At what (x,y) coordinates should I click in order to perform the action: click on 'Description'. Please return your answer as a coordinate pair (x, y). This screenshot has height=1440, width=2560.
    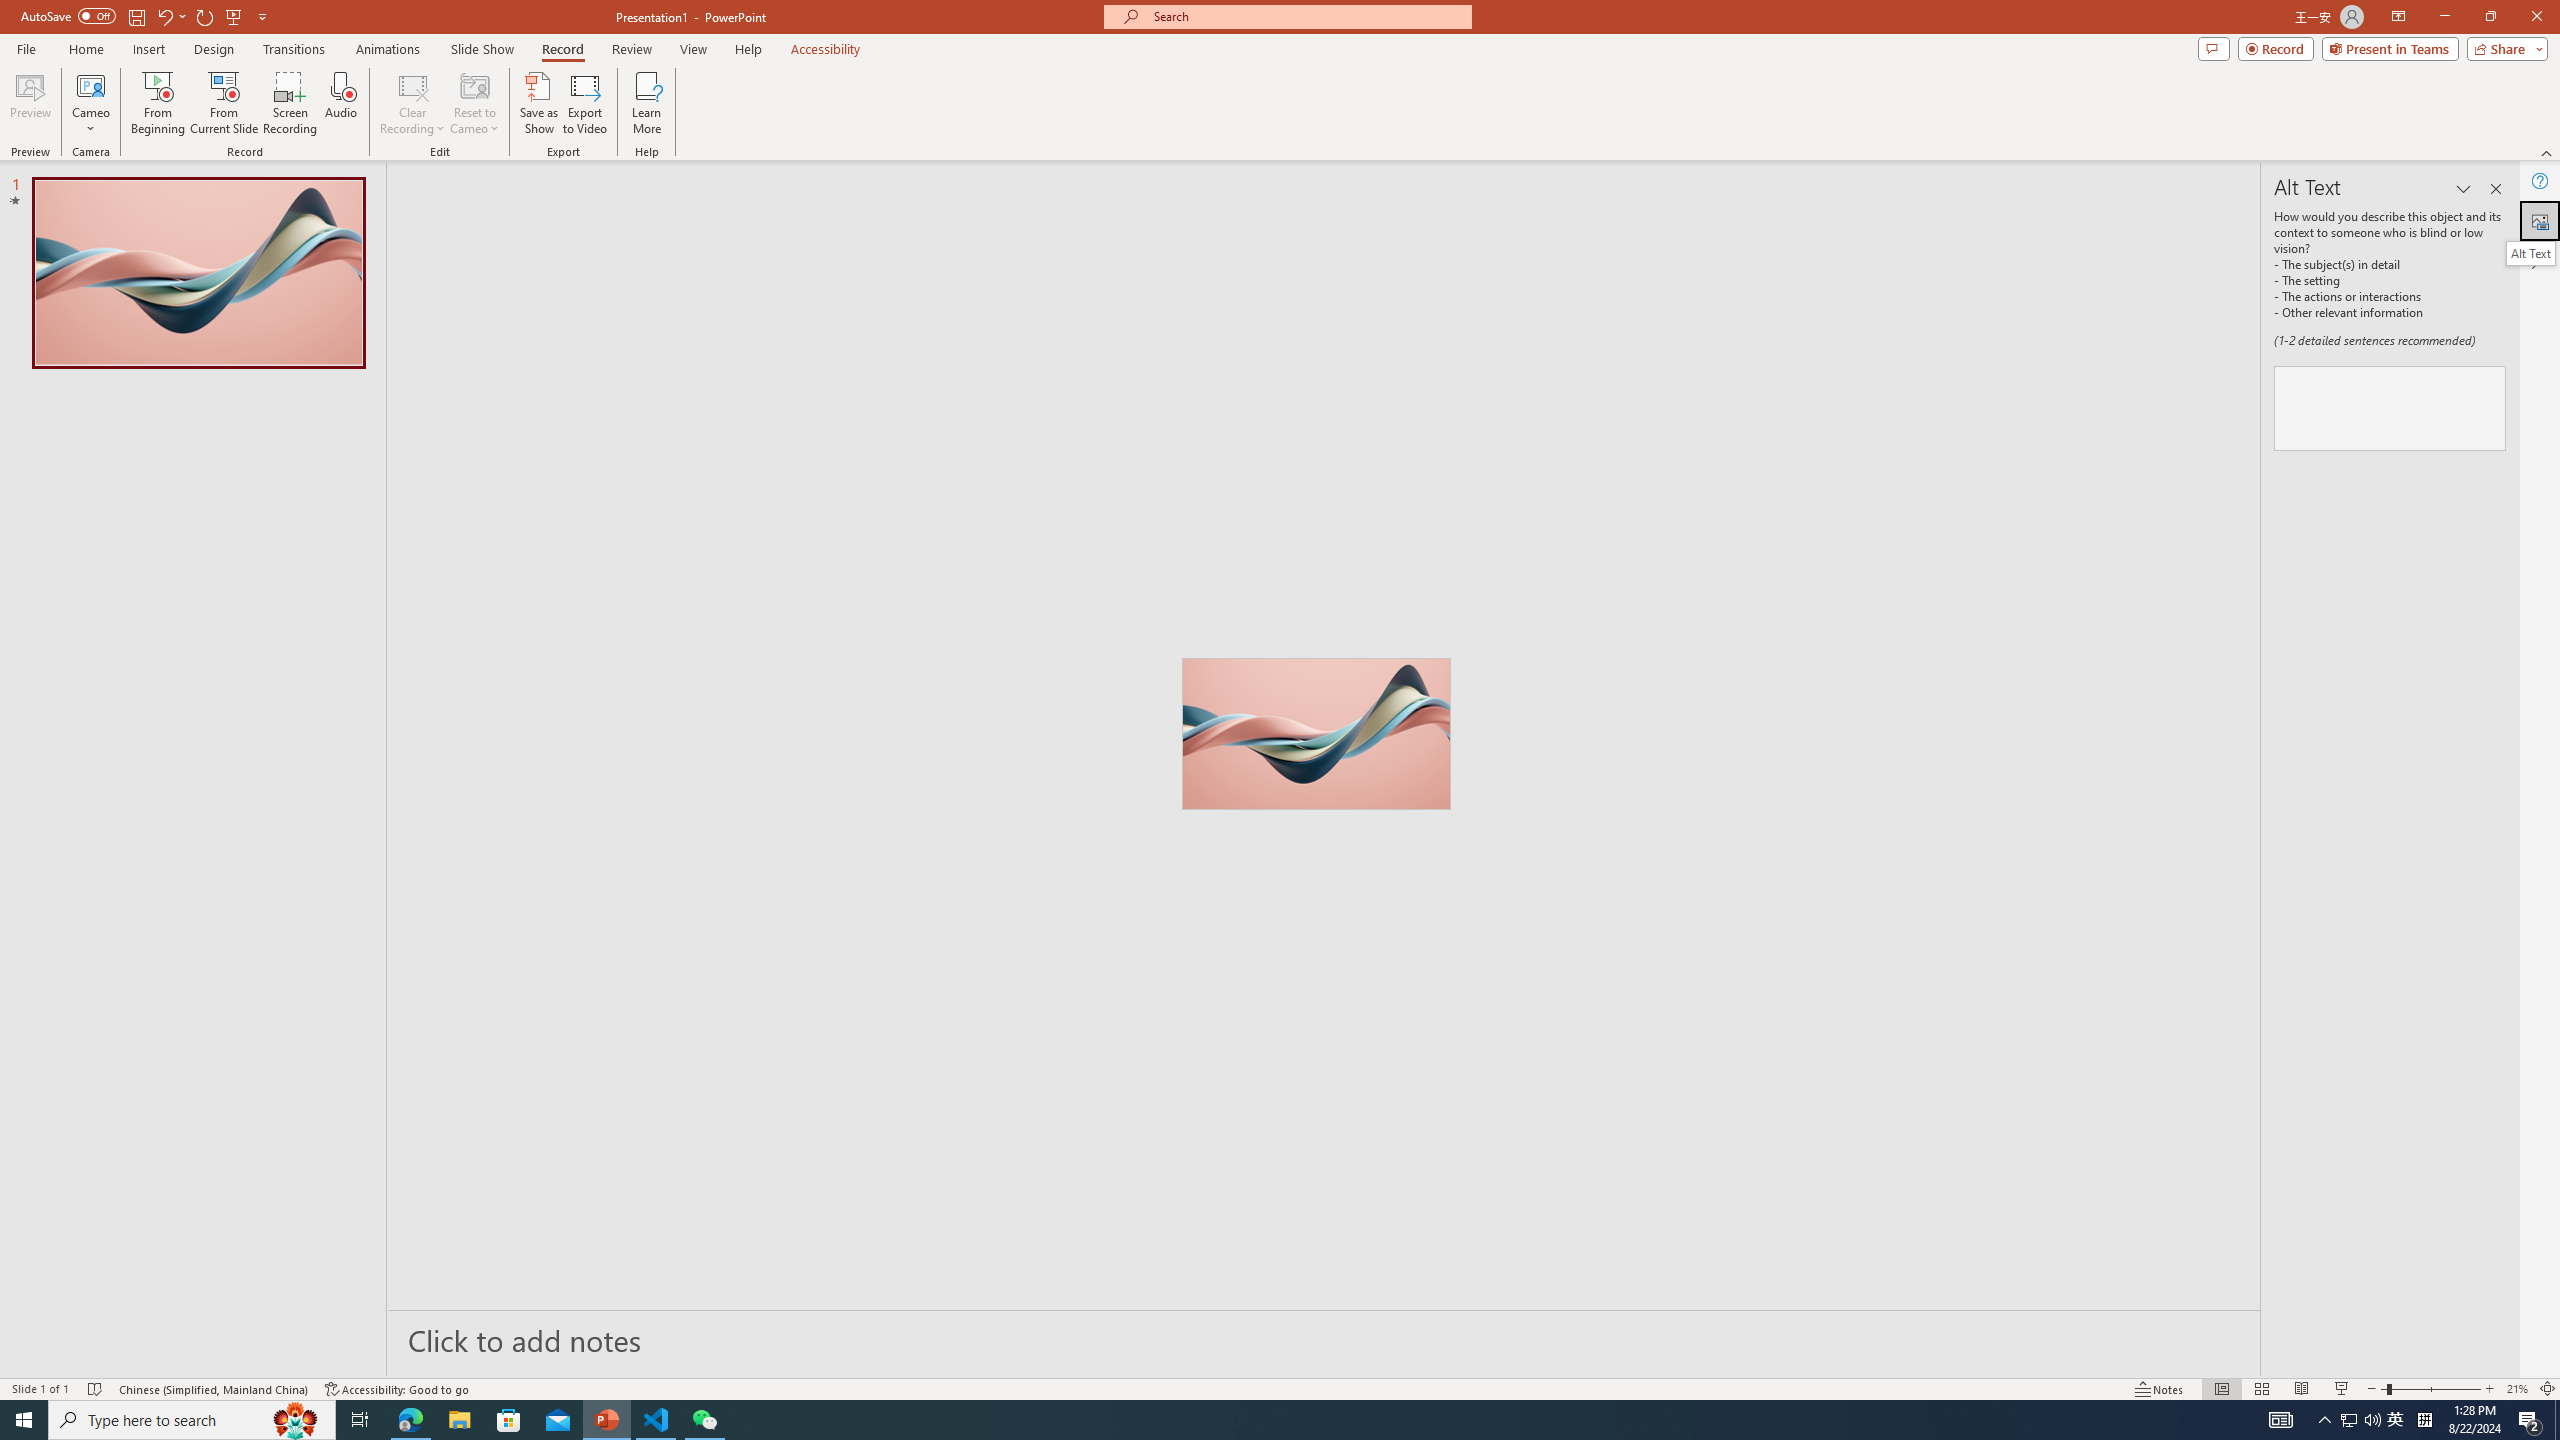
    Looking at the image, I should click on (2388, 407).